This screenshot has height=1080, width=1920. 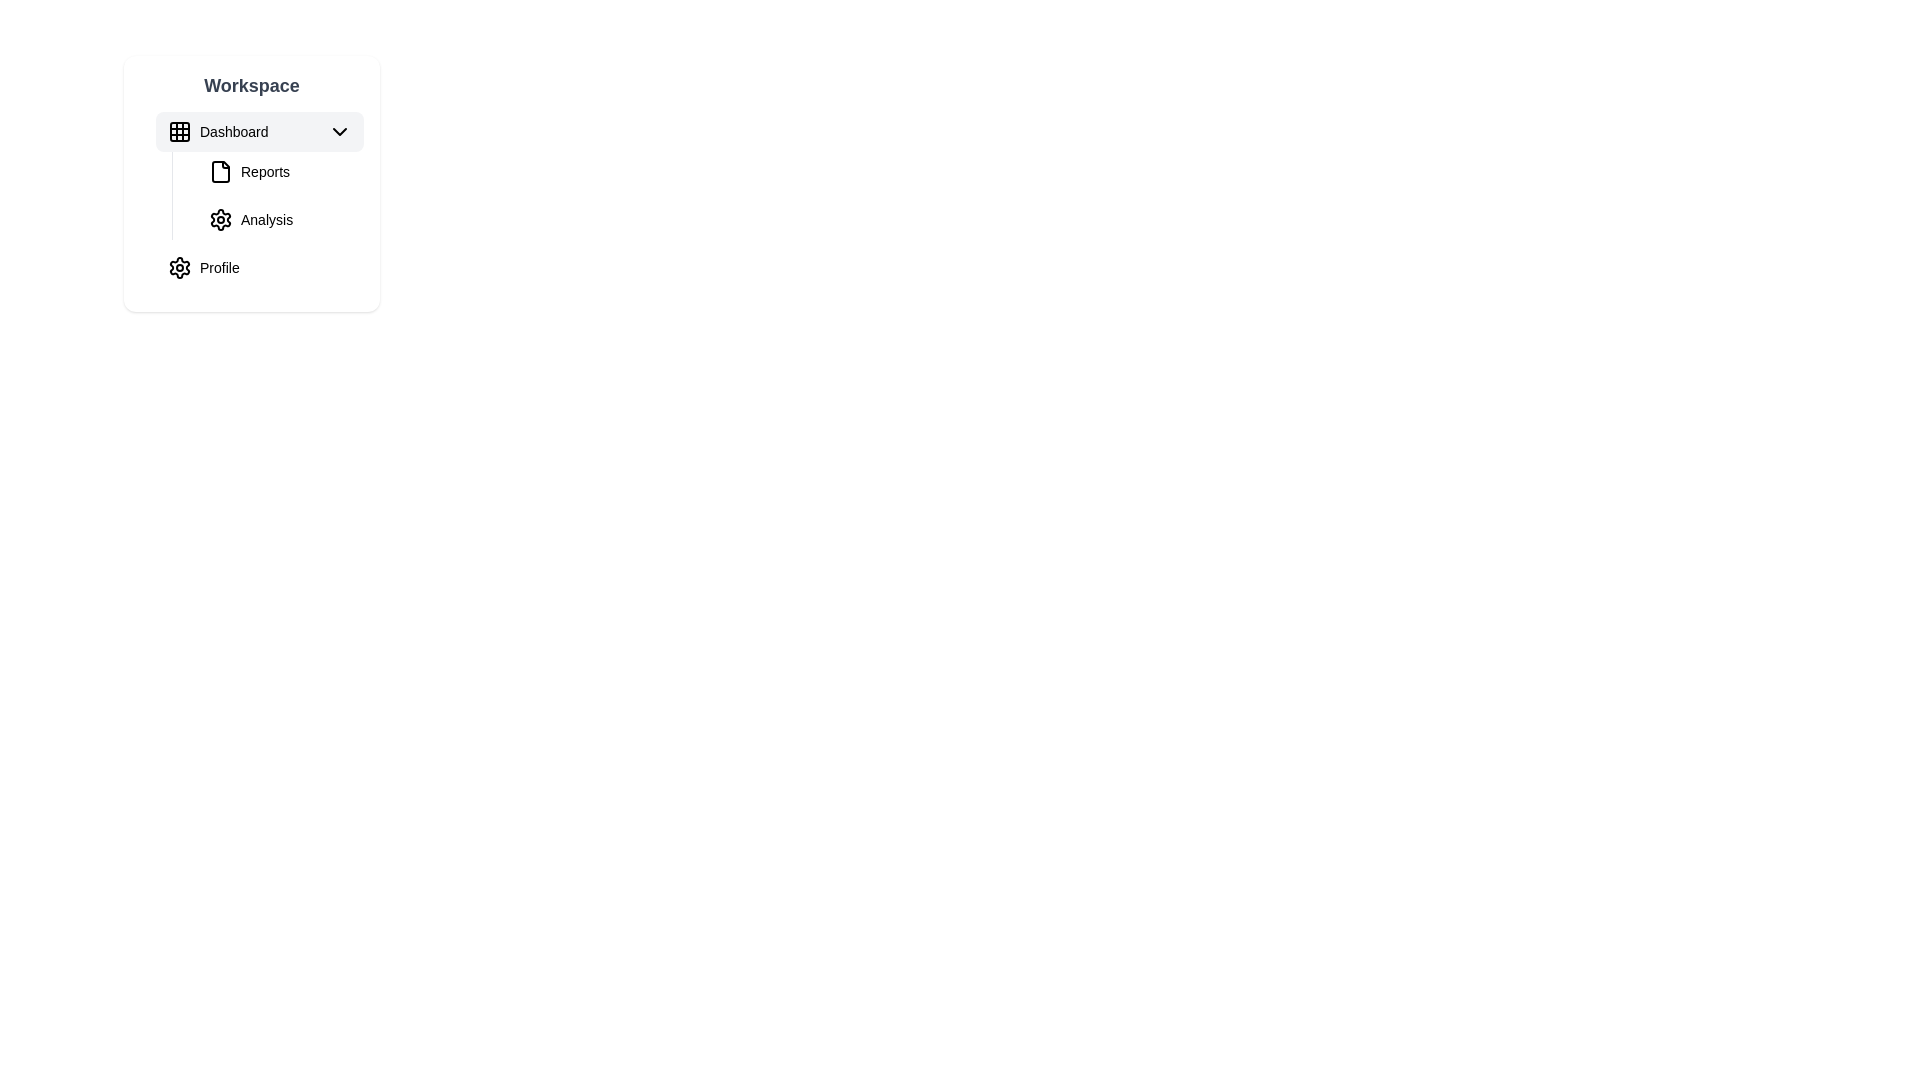 I want to click on the text label indicating the 'Dashboard' section, which is positioned as the first entry under the 'Workspace' section, so click(x=234, y=131).